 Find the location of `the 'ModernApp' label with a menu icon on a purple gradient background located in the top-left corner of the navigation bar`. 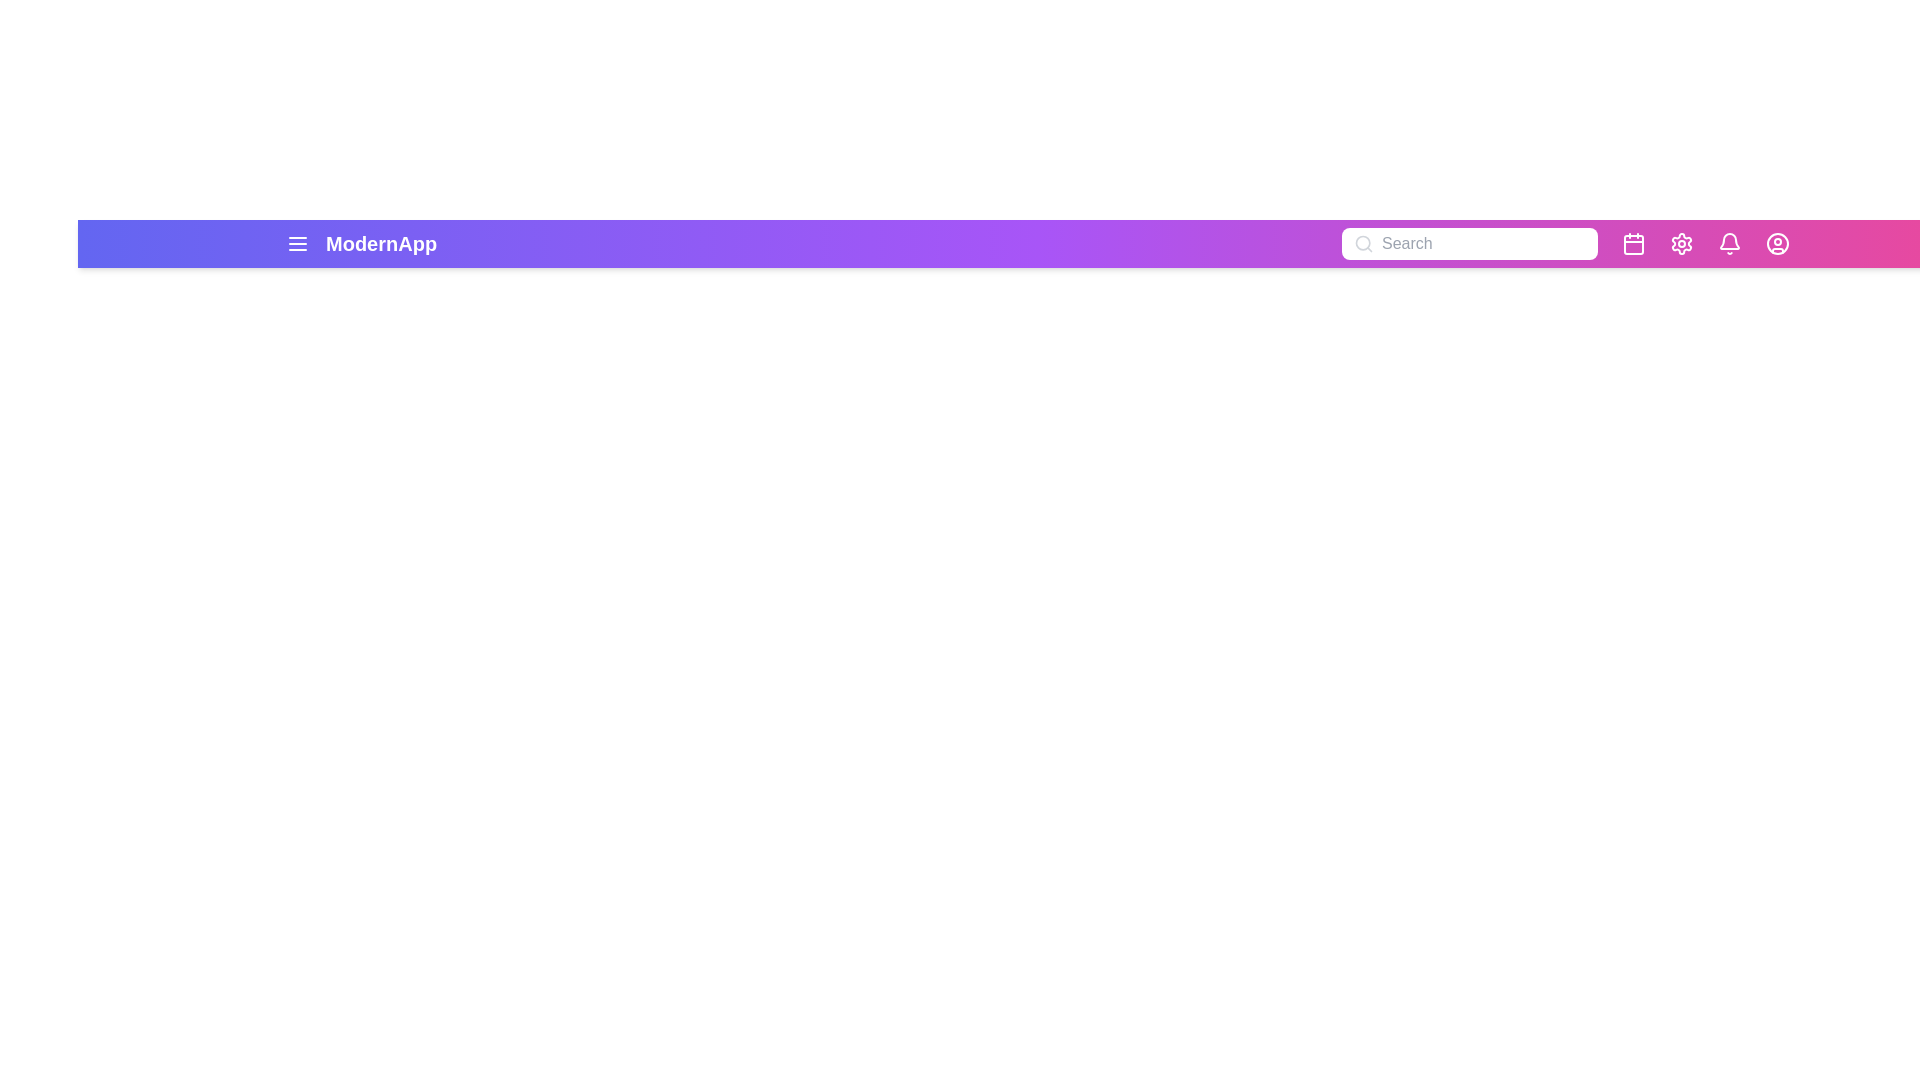

the 'ModernApp' label with a menu icon on a purple gradient background located in the top-left corner of the navigation bar is located at coordinates (361, 242).